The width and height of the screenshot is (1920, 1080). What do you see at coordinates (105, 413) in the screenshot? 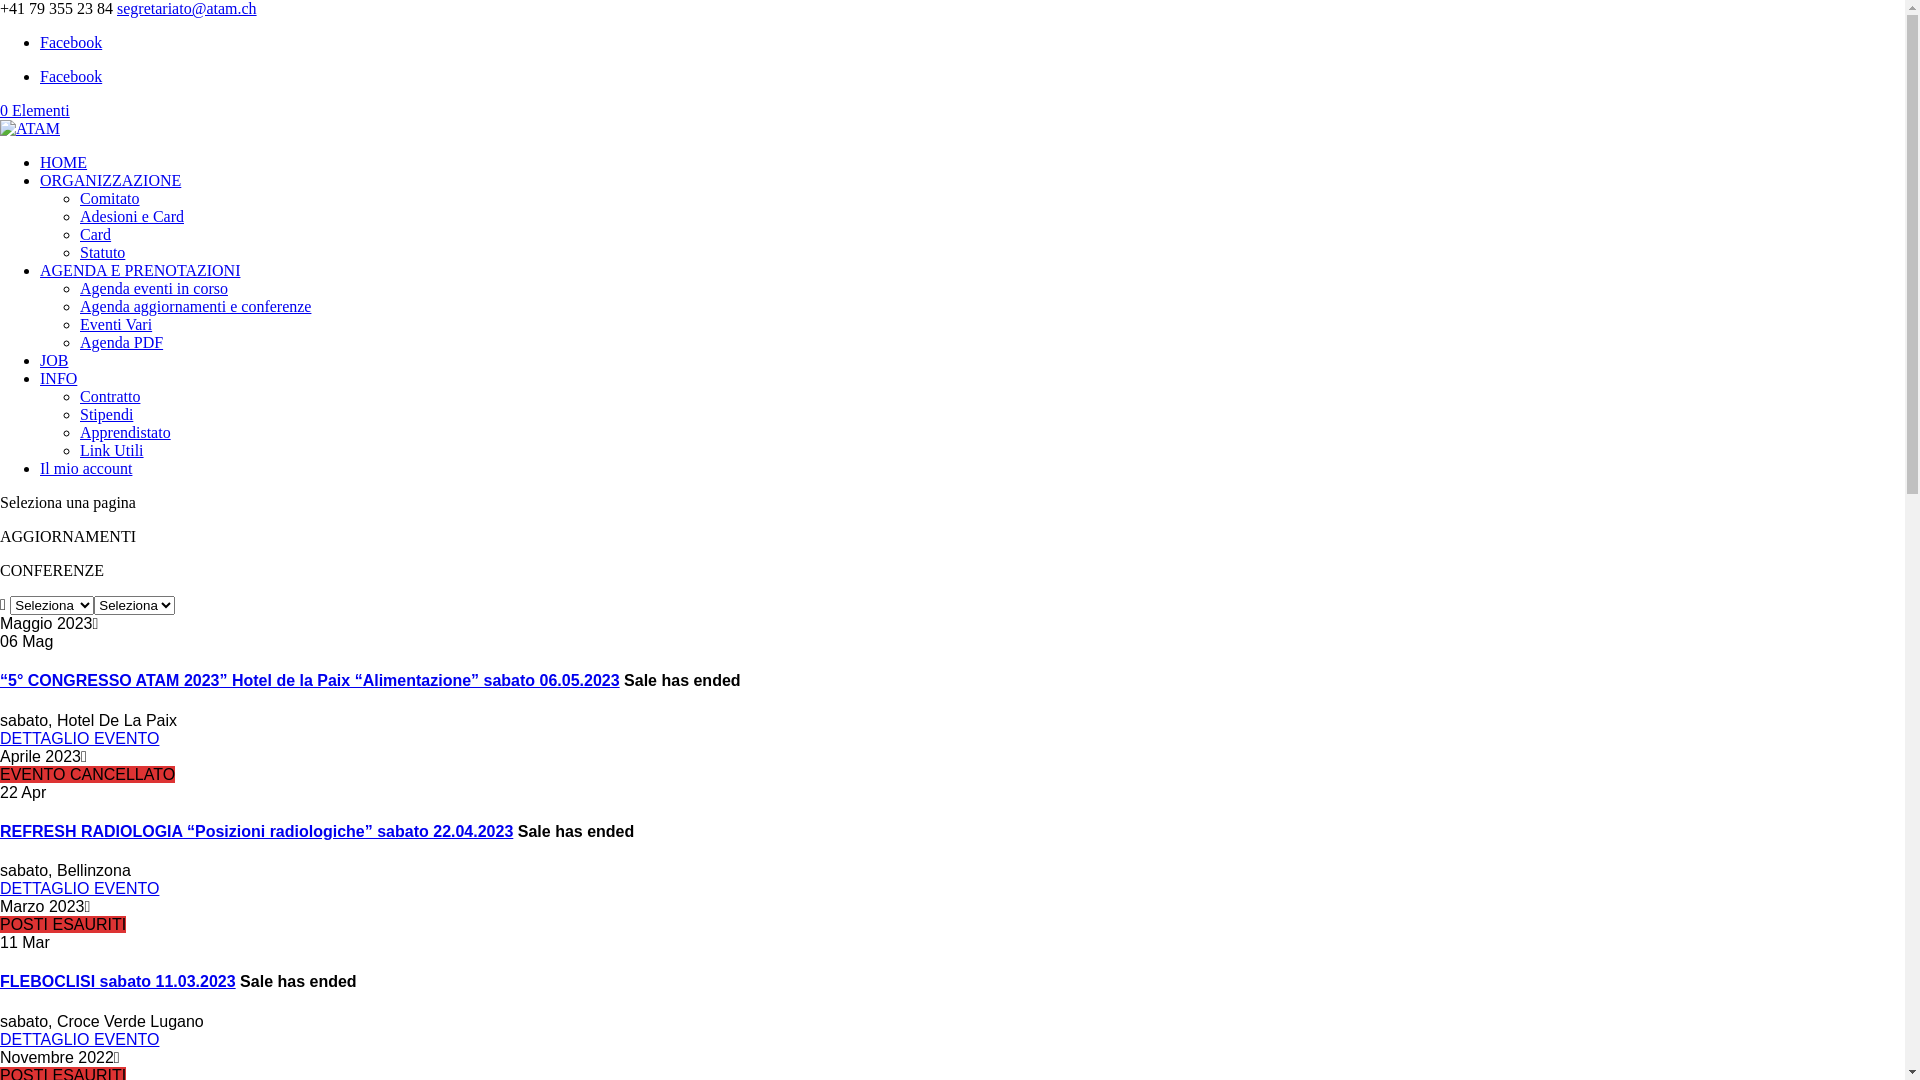
I see `'Stipendi'` at bounding box center [105, 413].